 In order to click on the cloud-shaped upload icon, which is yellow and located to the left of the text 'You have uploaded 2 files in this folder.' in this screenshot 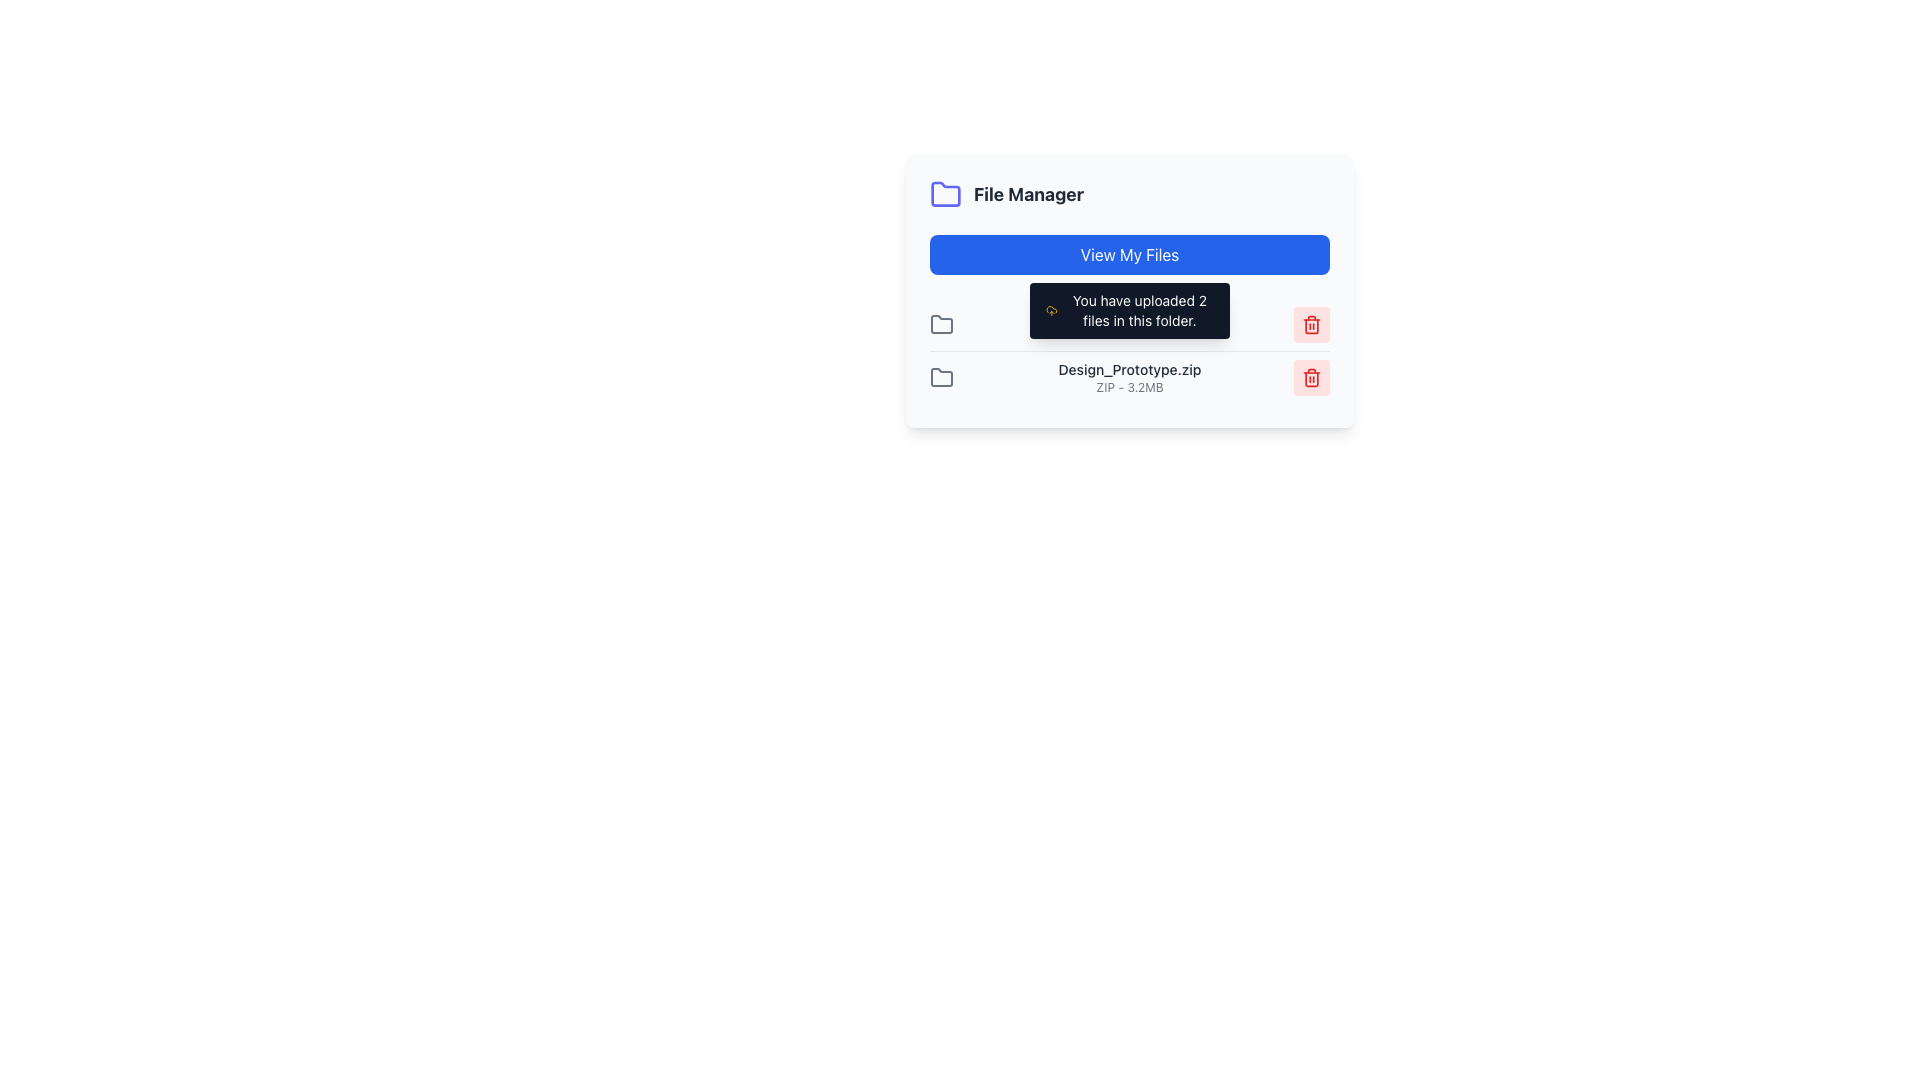, I will do `click(1050, 311)`.